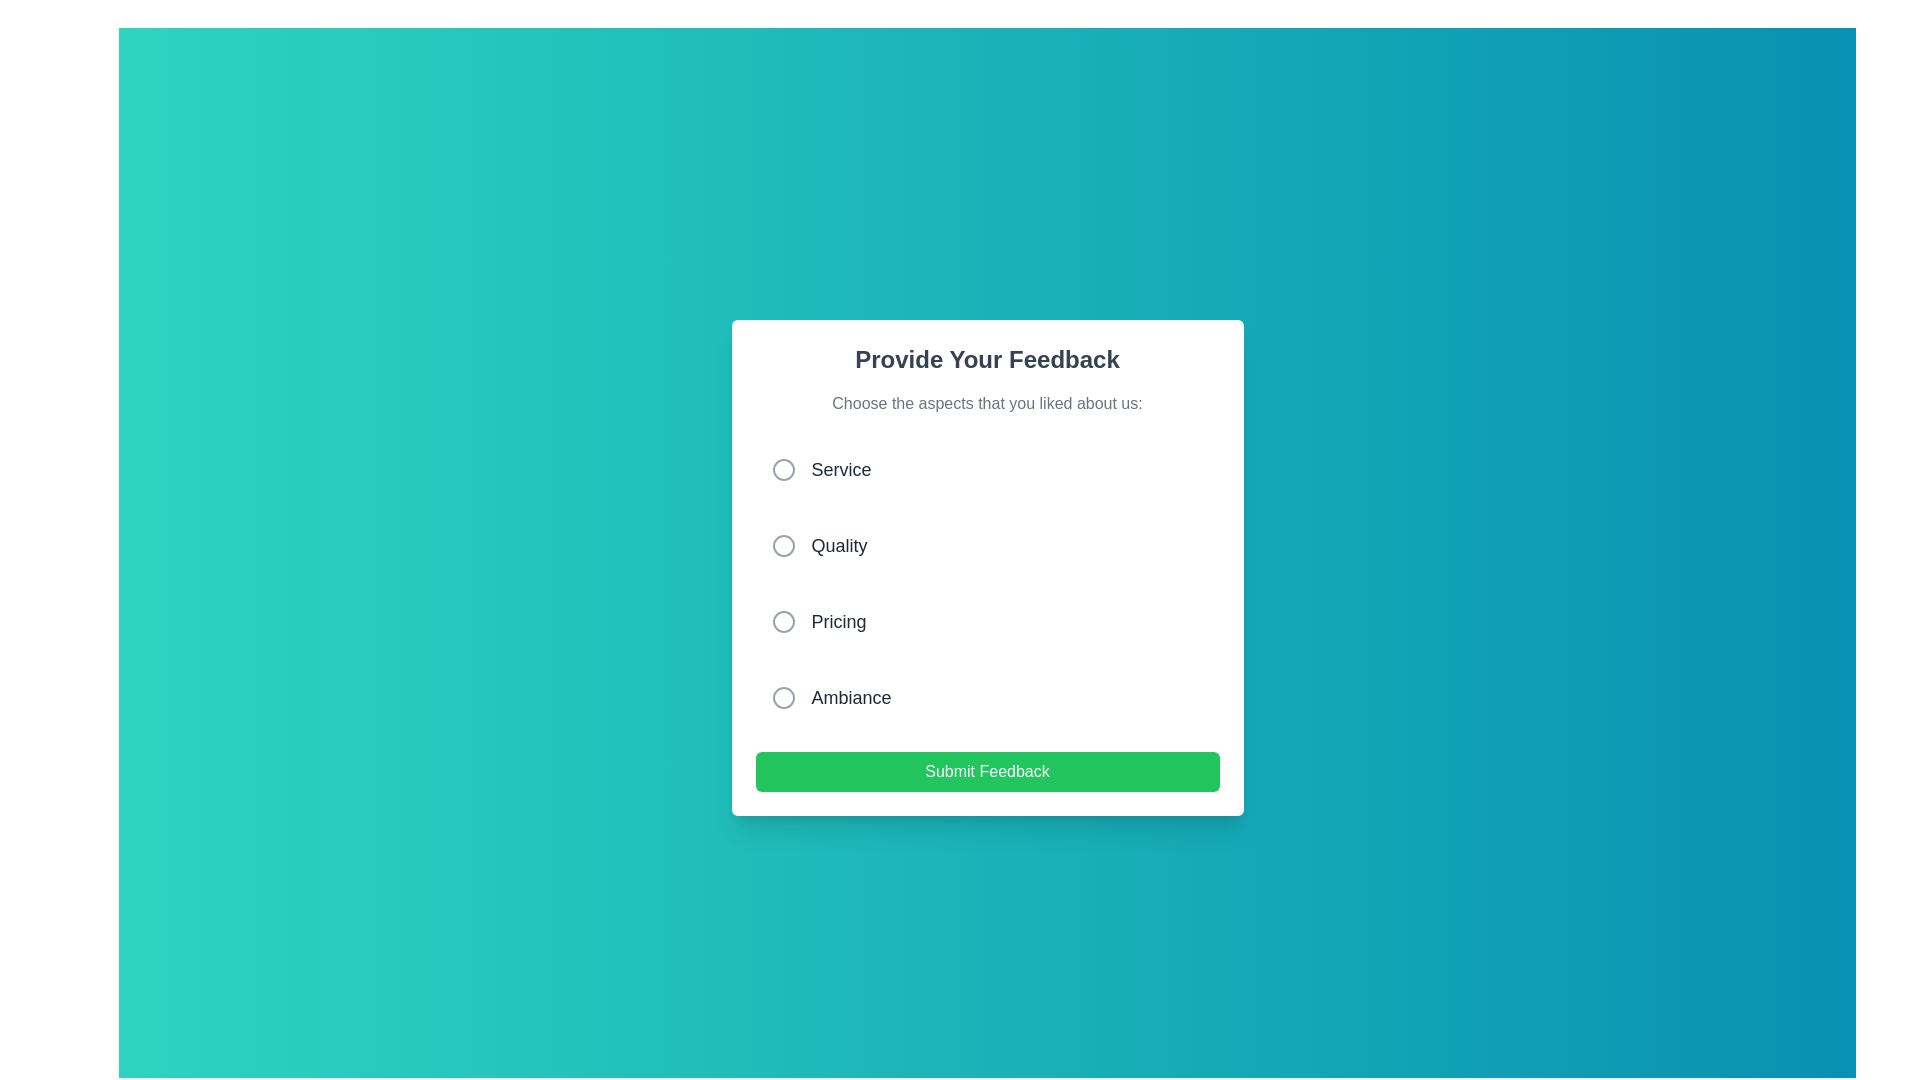 This screenshot has width=1920, height=1080. Describe the element at coordinates (987, 546) in the screenshot. I see `the row corresponding to the aspect Quality` at that location.